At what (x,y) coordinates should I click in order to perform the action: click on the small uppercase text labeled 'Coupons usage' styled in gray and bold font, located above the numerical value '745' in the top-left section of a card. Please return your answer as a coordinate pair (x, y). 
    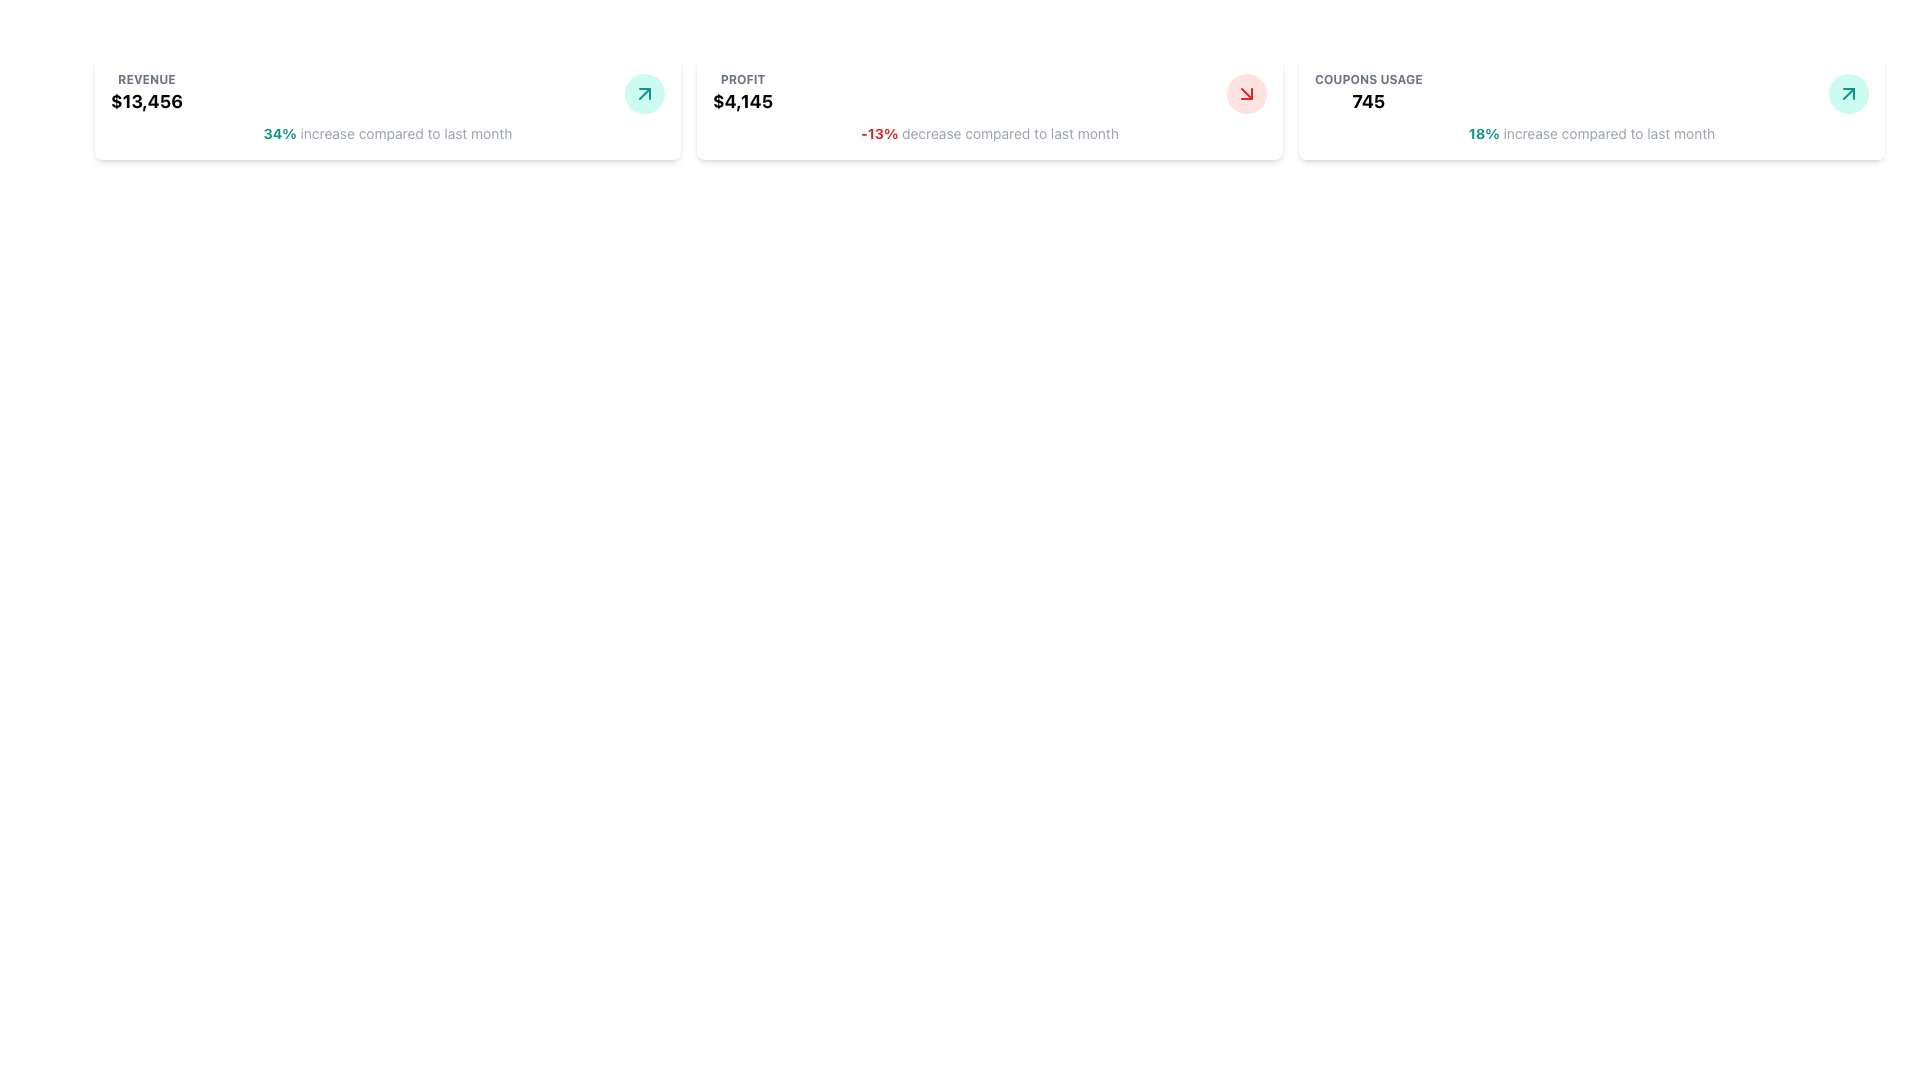
    Looking at the image, I should click on (1367, 79).